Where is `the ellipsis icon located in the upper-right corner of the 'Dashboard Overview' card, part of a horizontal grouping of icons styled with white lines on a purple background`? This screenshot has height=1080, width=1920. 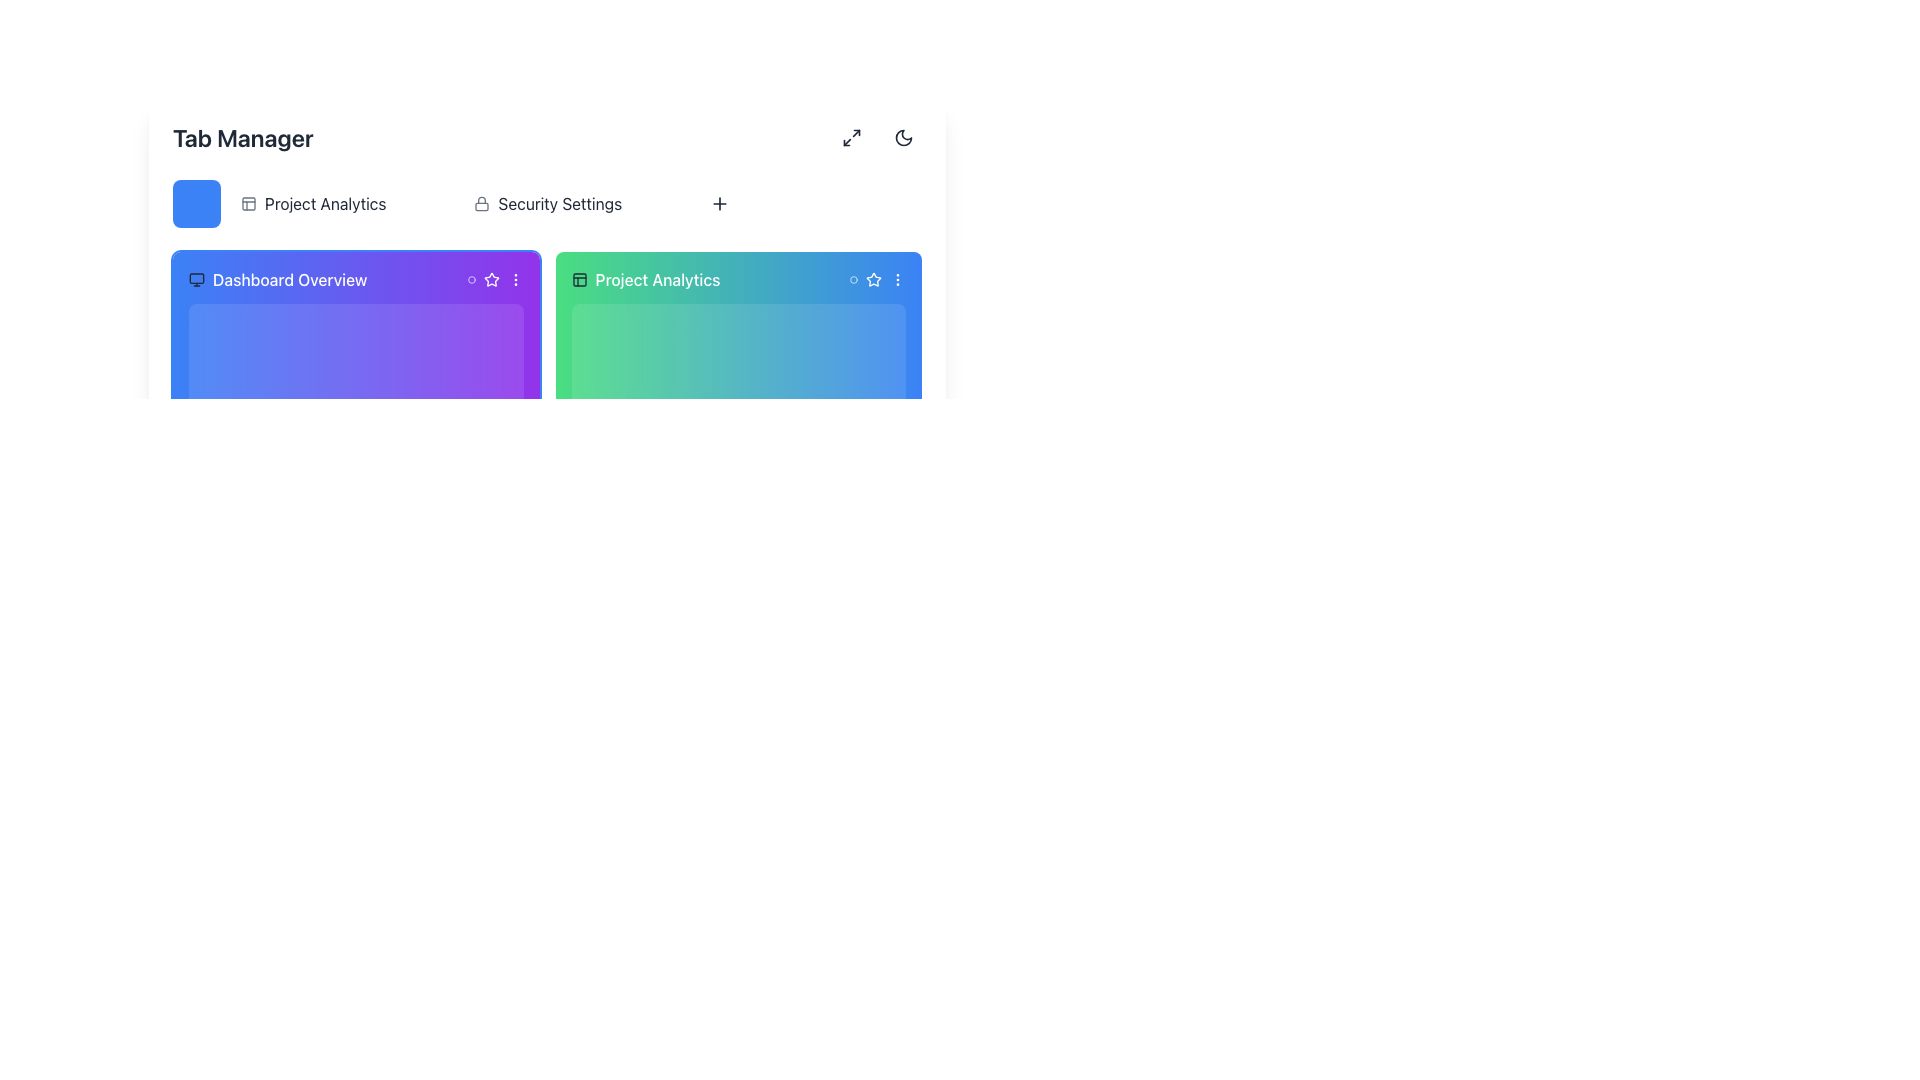
the ellipsis icon located in the upper-right corner of the 'Dashboard Overview' card, part of a horizontal grouping of icons styled with white lines on a purple background is located at coordinates (495, 280).